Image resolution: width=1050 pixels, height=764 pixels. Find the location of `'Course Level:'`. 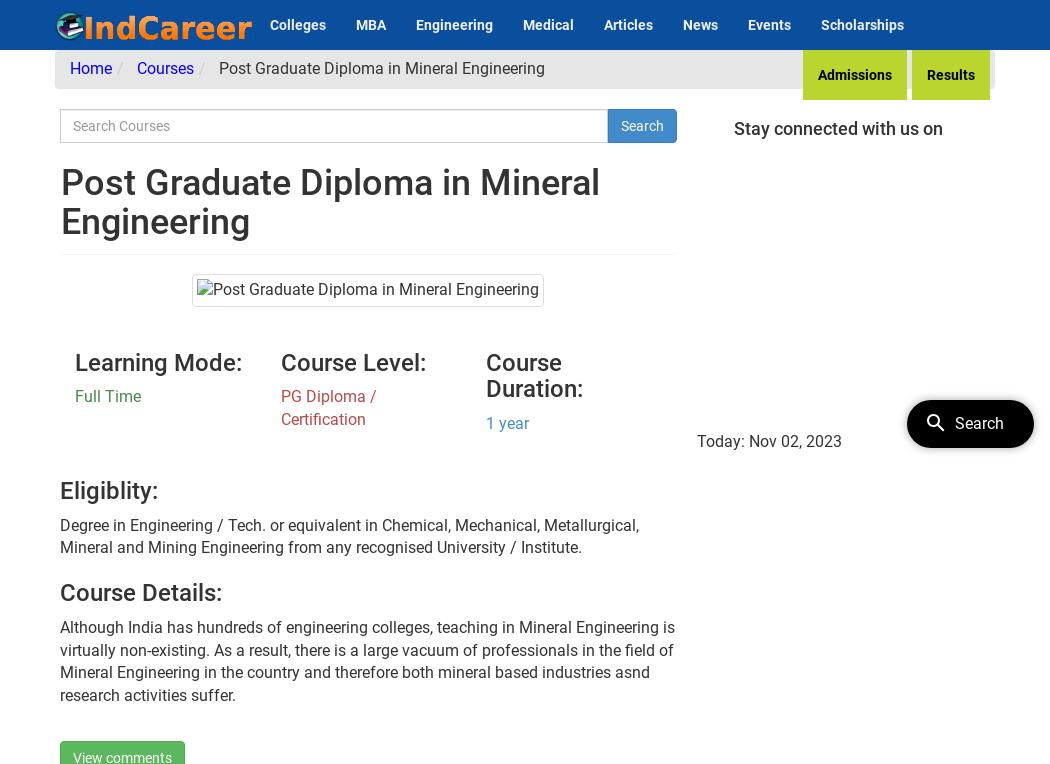

'Course Level:' is located at coordinates (351, 361).